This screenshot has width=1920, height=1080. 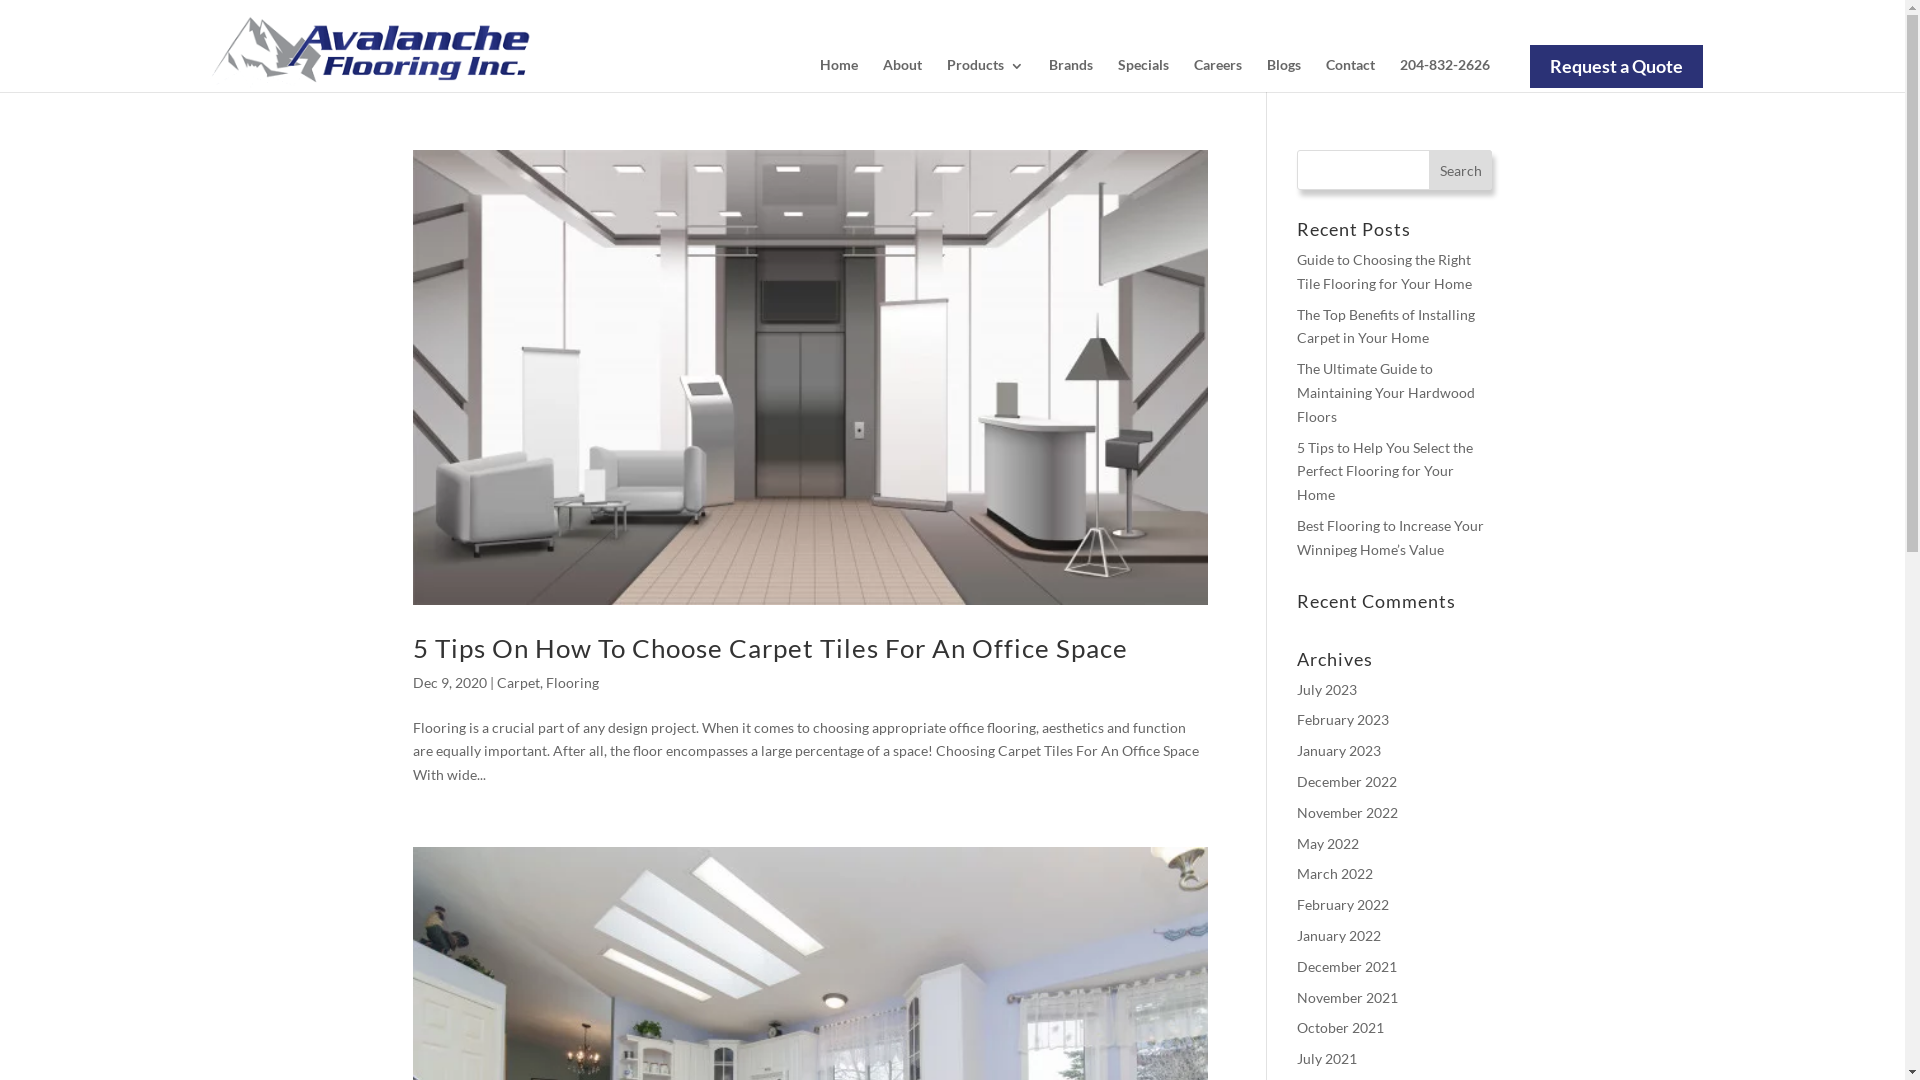 What do you see at coordinates (517, 681) in the screenshot?
I see `'Carpet'` at bounding box center [517, 681].